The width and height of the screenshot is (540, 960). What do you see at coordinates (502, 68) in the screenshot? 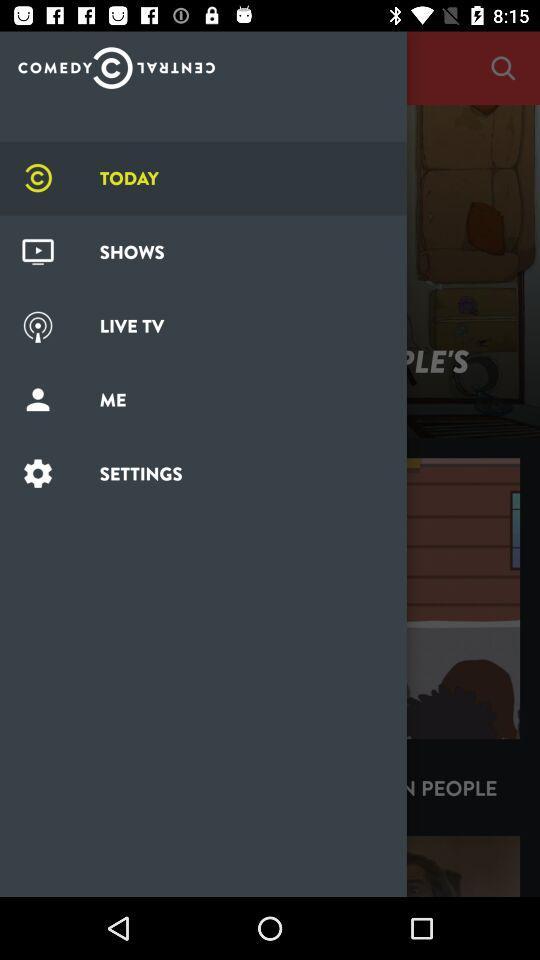
I see `the search button` at bounding box center [502, 68].